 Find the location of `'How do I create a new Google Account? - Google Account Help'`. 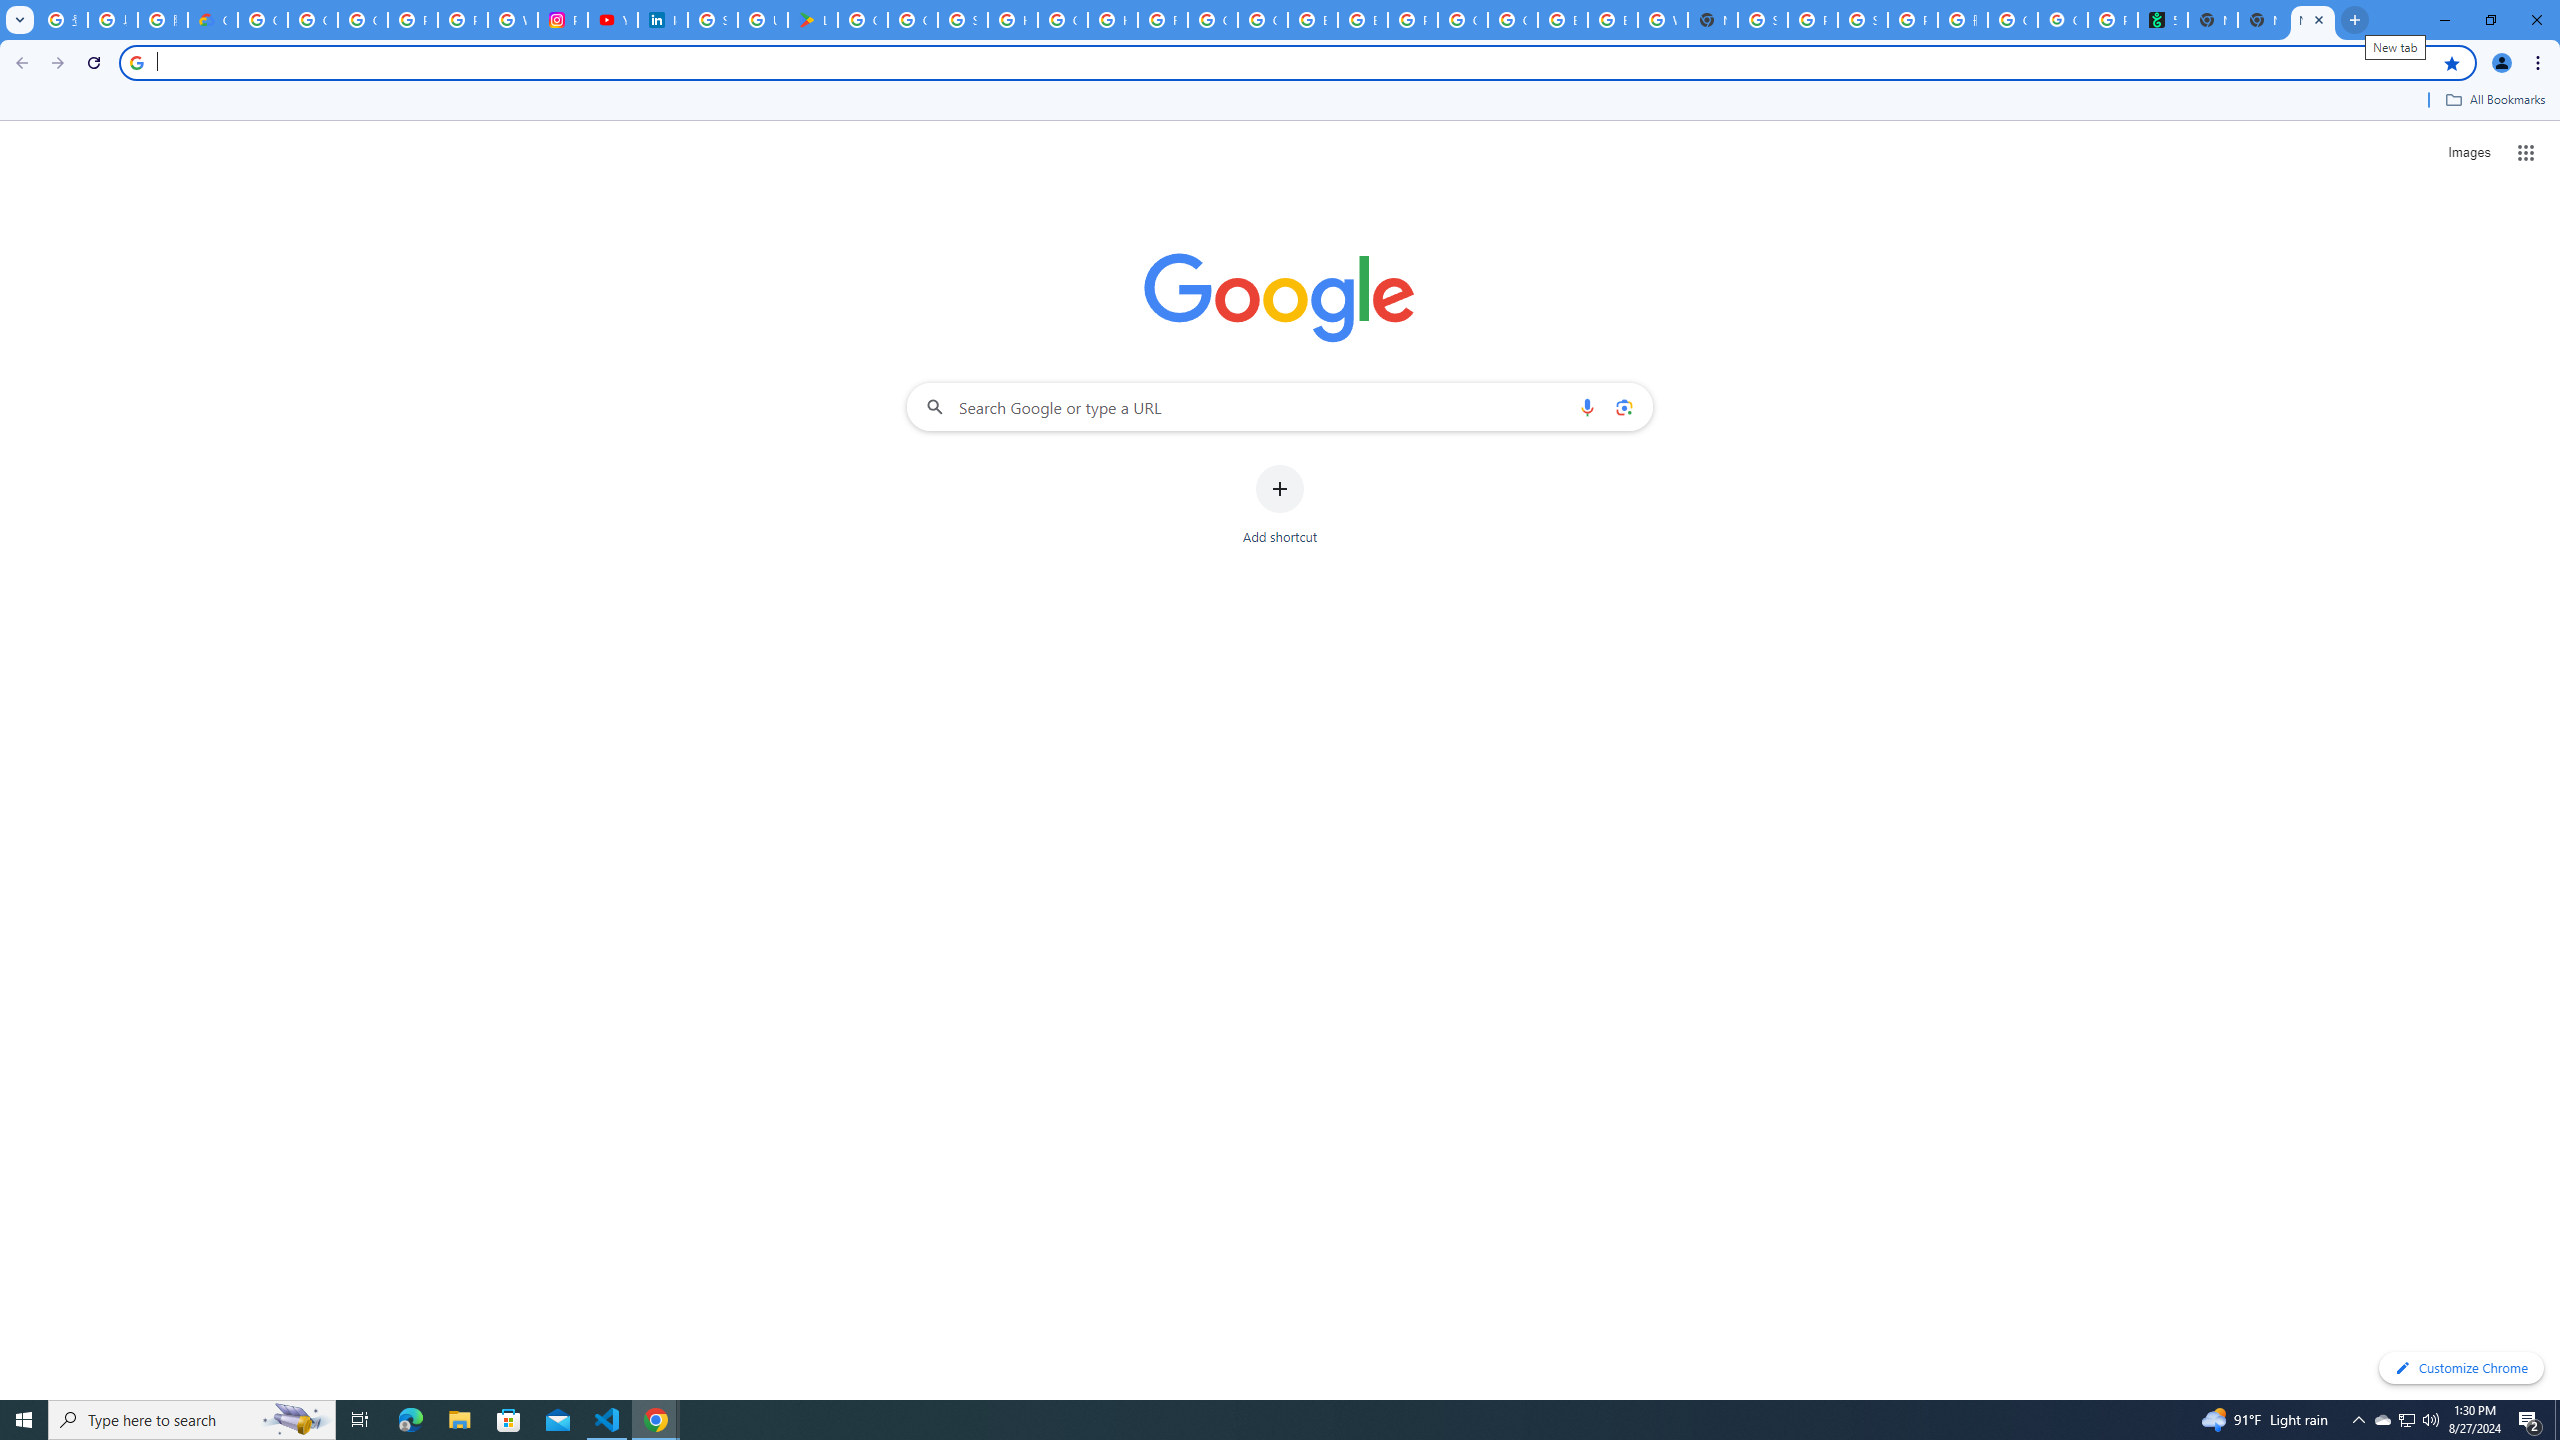

'How do I create a new Google Account? - Google Account Help' is located at coordinates (1112, 19).